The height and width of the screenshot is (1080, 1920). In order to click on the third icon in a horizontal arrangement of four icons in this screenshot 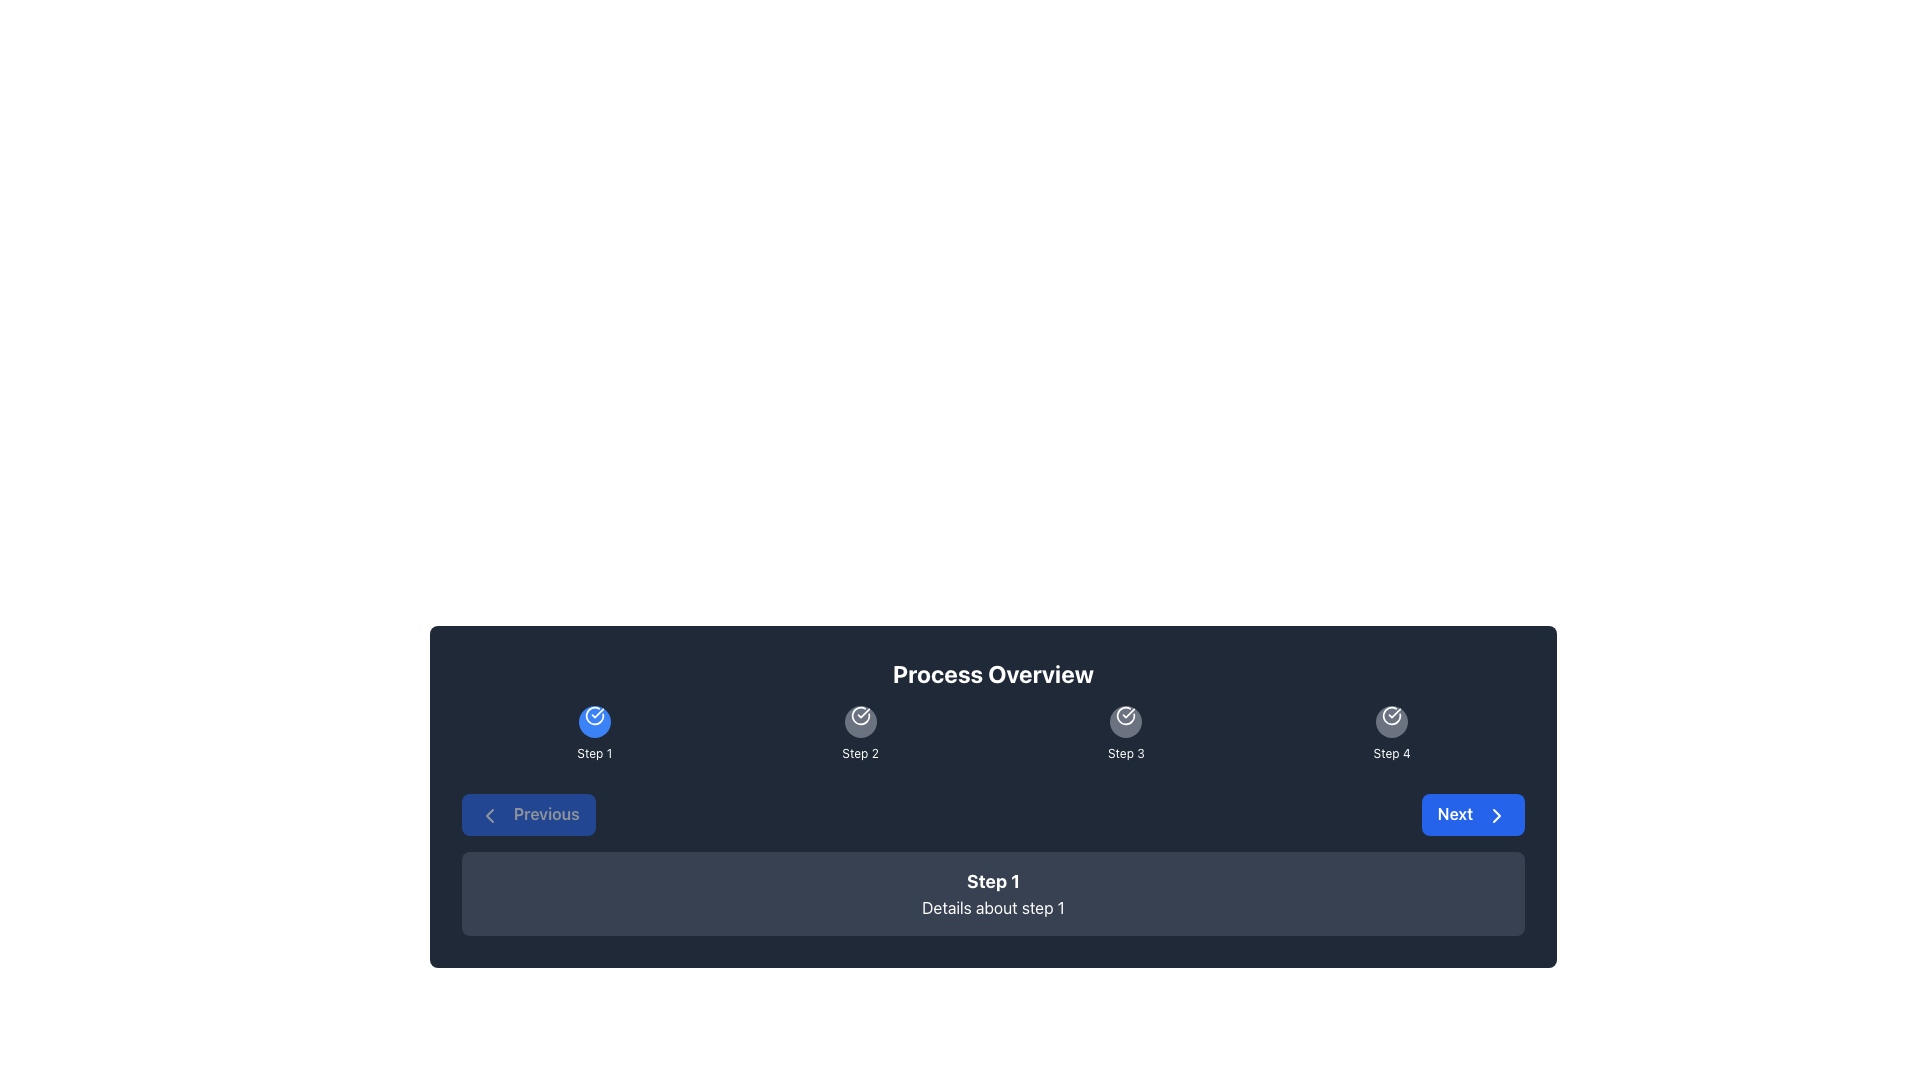, I will do `click(1126, 715)`.